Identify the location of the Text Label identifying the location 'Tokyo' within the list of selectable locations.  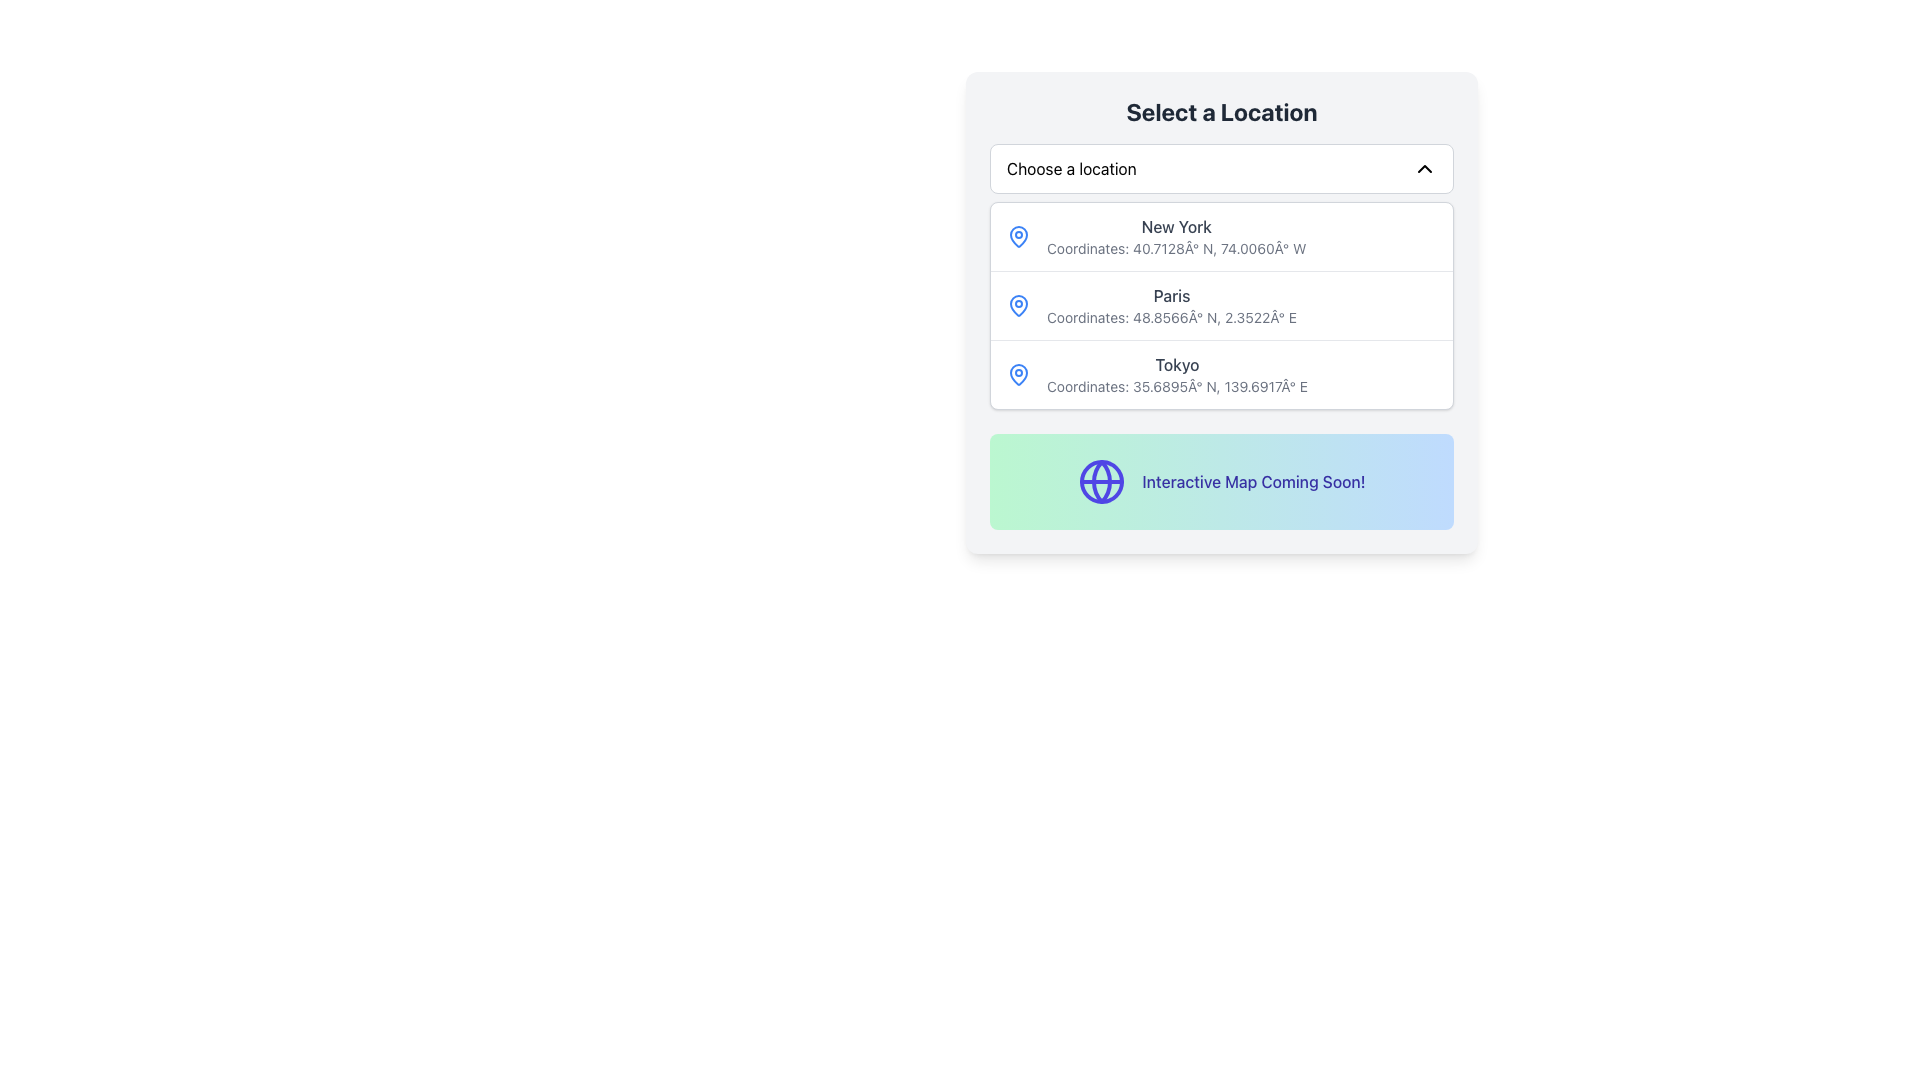
(1177, 365).